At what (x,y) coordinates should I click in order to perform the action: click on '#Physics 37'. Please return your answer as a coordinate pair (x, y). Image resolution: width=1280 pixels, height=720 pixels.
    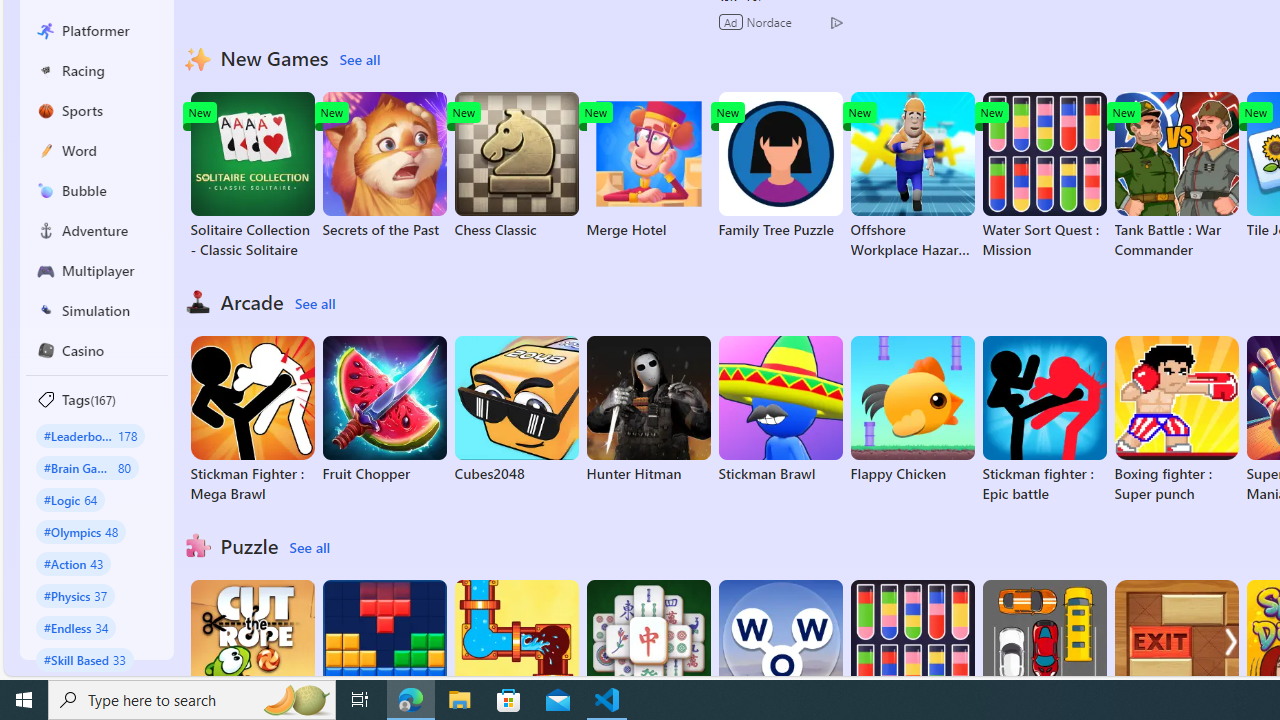
    Looking at the image, I should click on (76, 594).